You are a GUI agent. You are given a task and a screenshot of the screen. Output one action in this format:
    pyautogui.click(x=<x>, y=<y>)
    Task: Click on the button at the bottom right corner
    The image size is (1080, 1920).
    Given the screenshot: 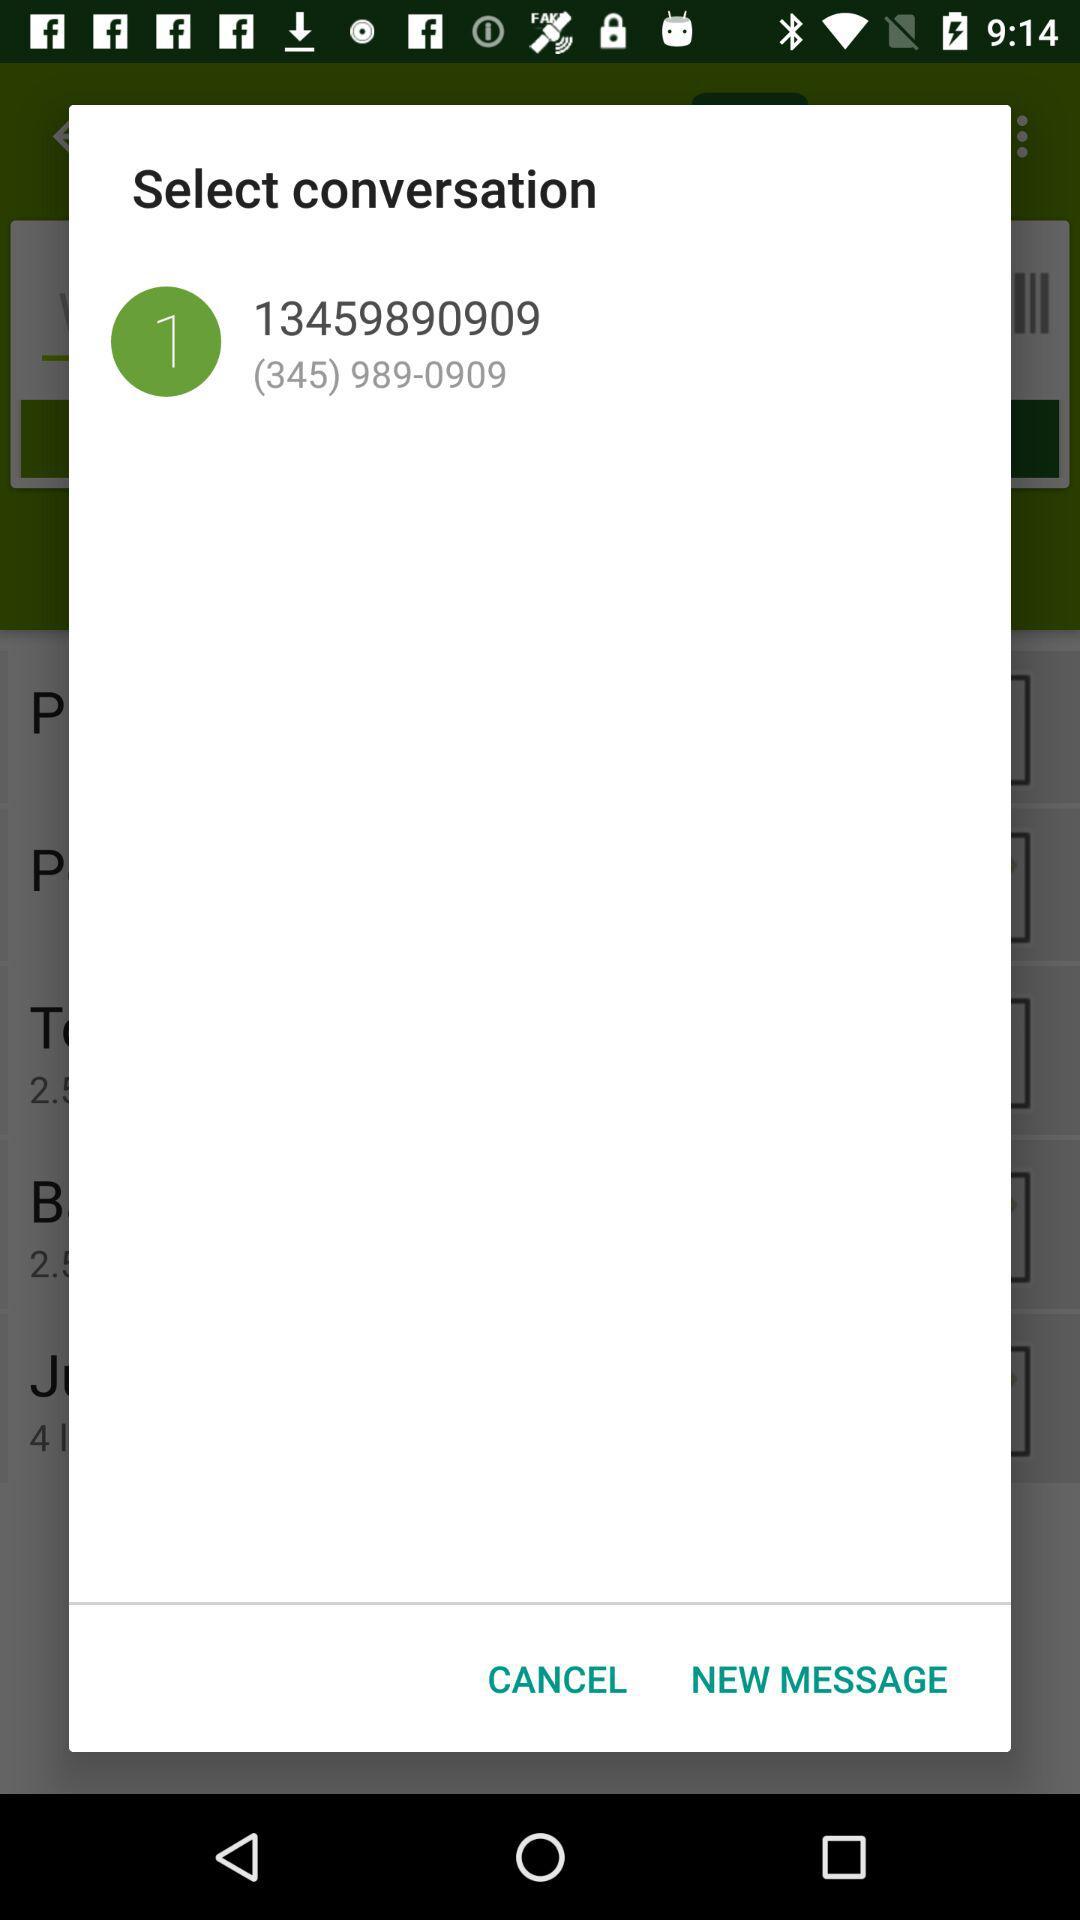 What is the action you would take?
    pyautogui.click(x=819, y=1678)
    